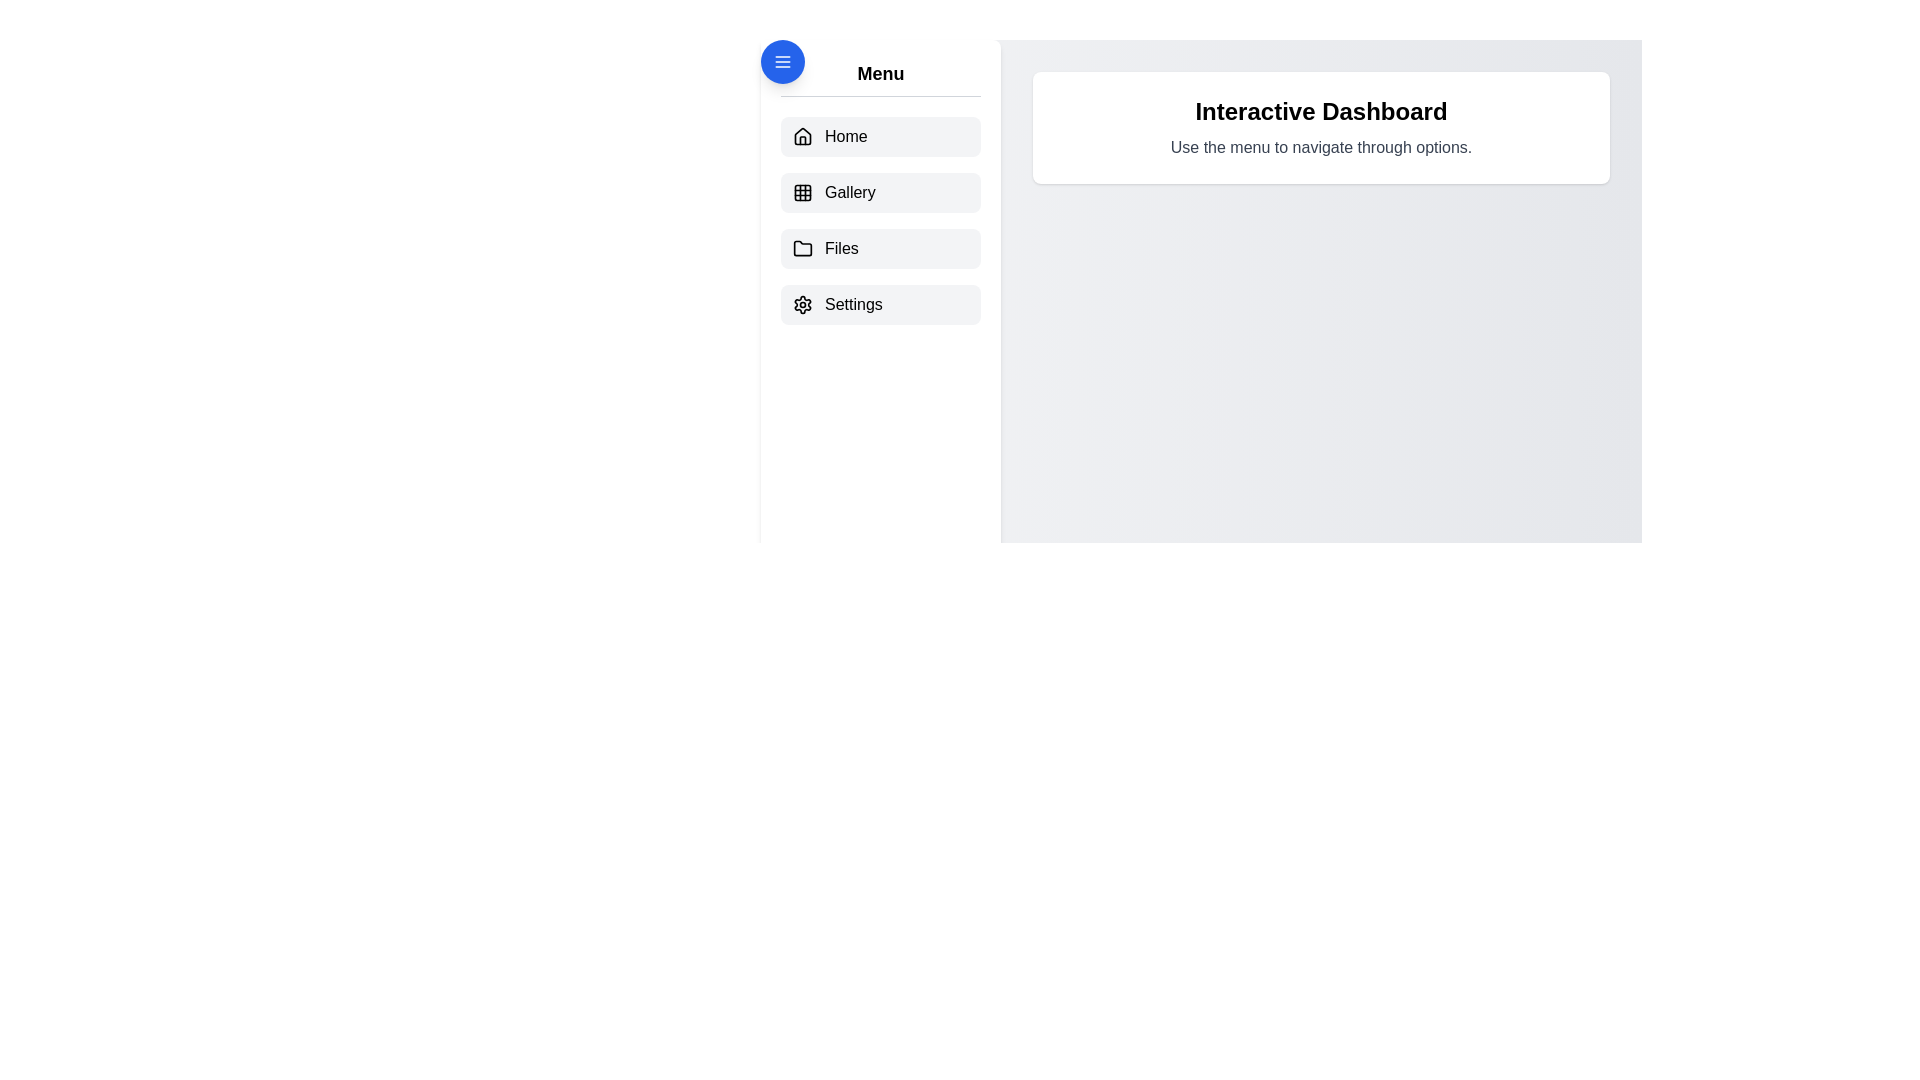 This screenshot has height=1080, width=1920. Describe the element at coordinates (880, 136) in the screenshot. I see `the menu item Home` at that location.